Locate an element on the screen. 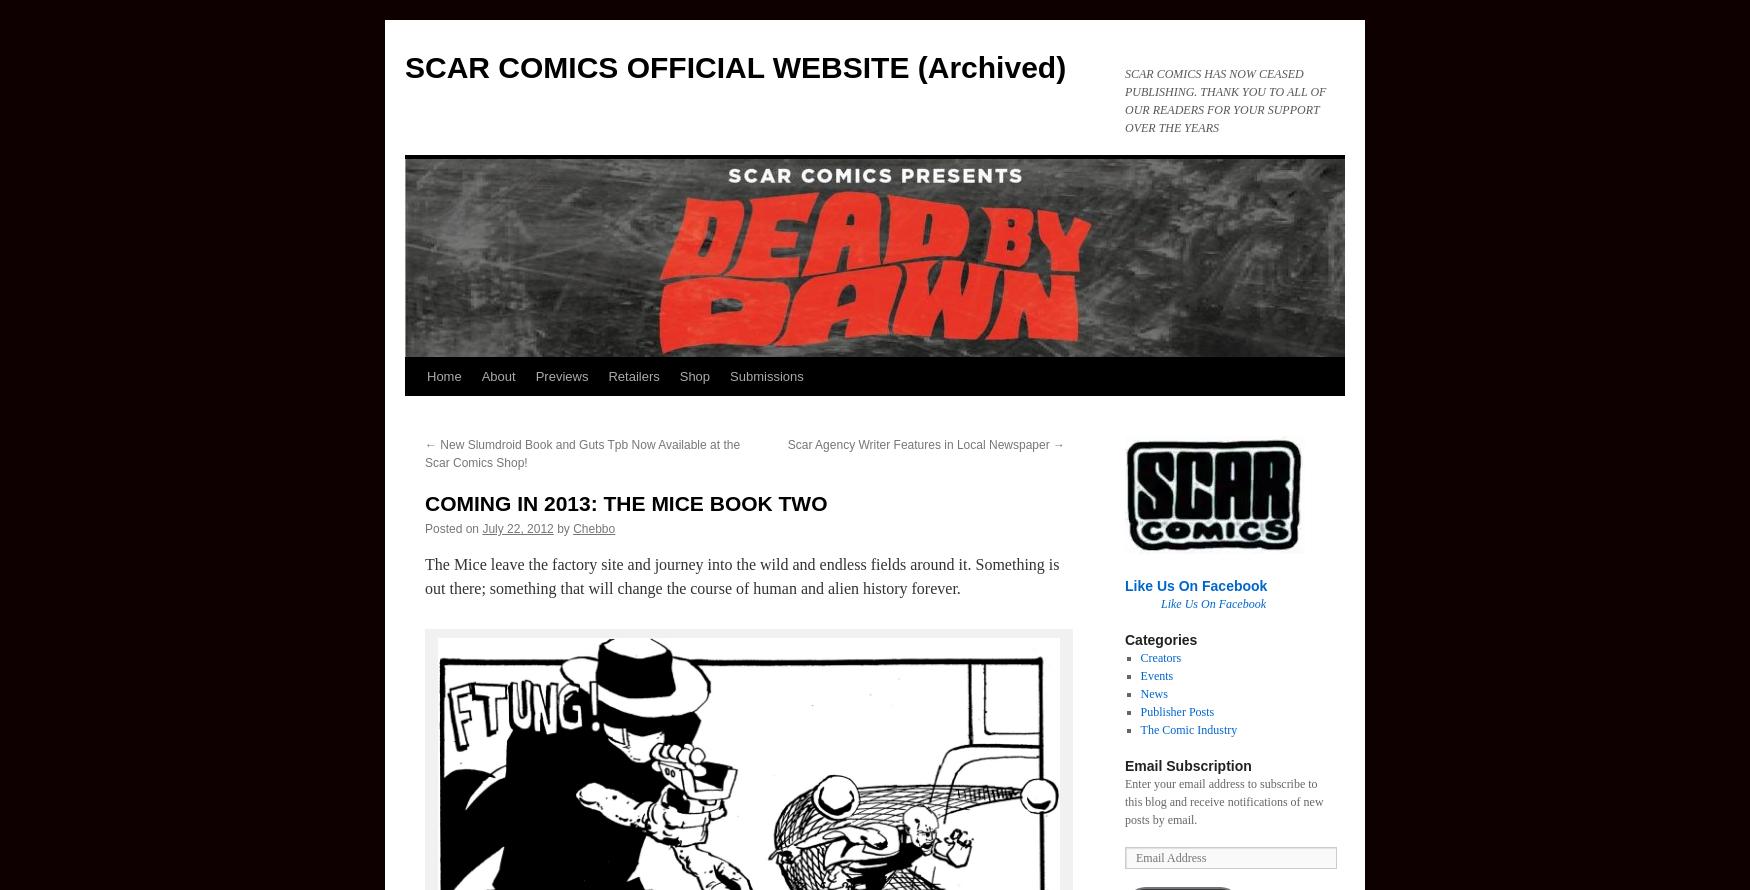  'Enter your email address to subscribe to this blog and receive notifications of new posts by email.' is located at coordinates (1223, 801).